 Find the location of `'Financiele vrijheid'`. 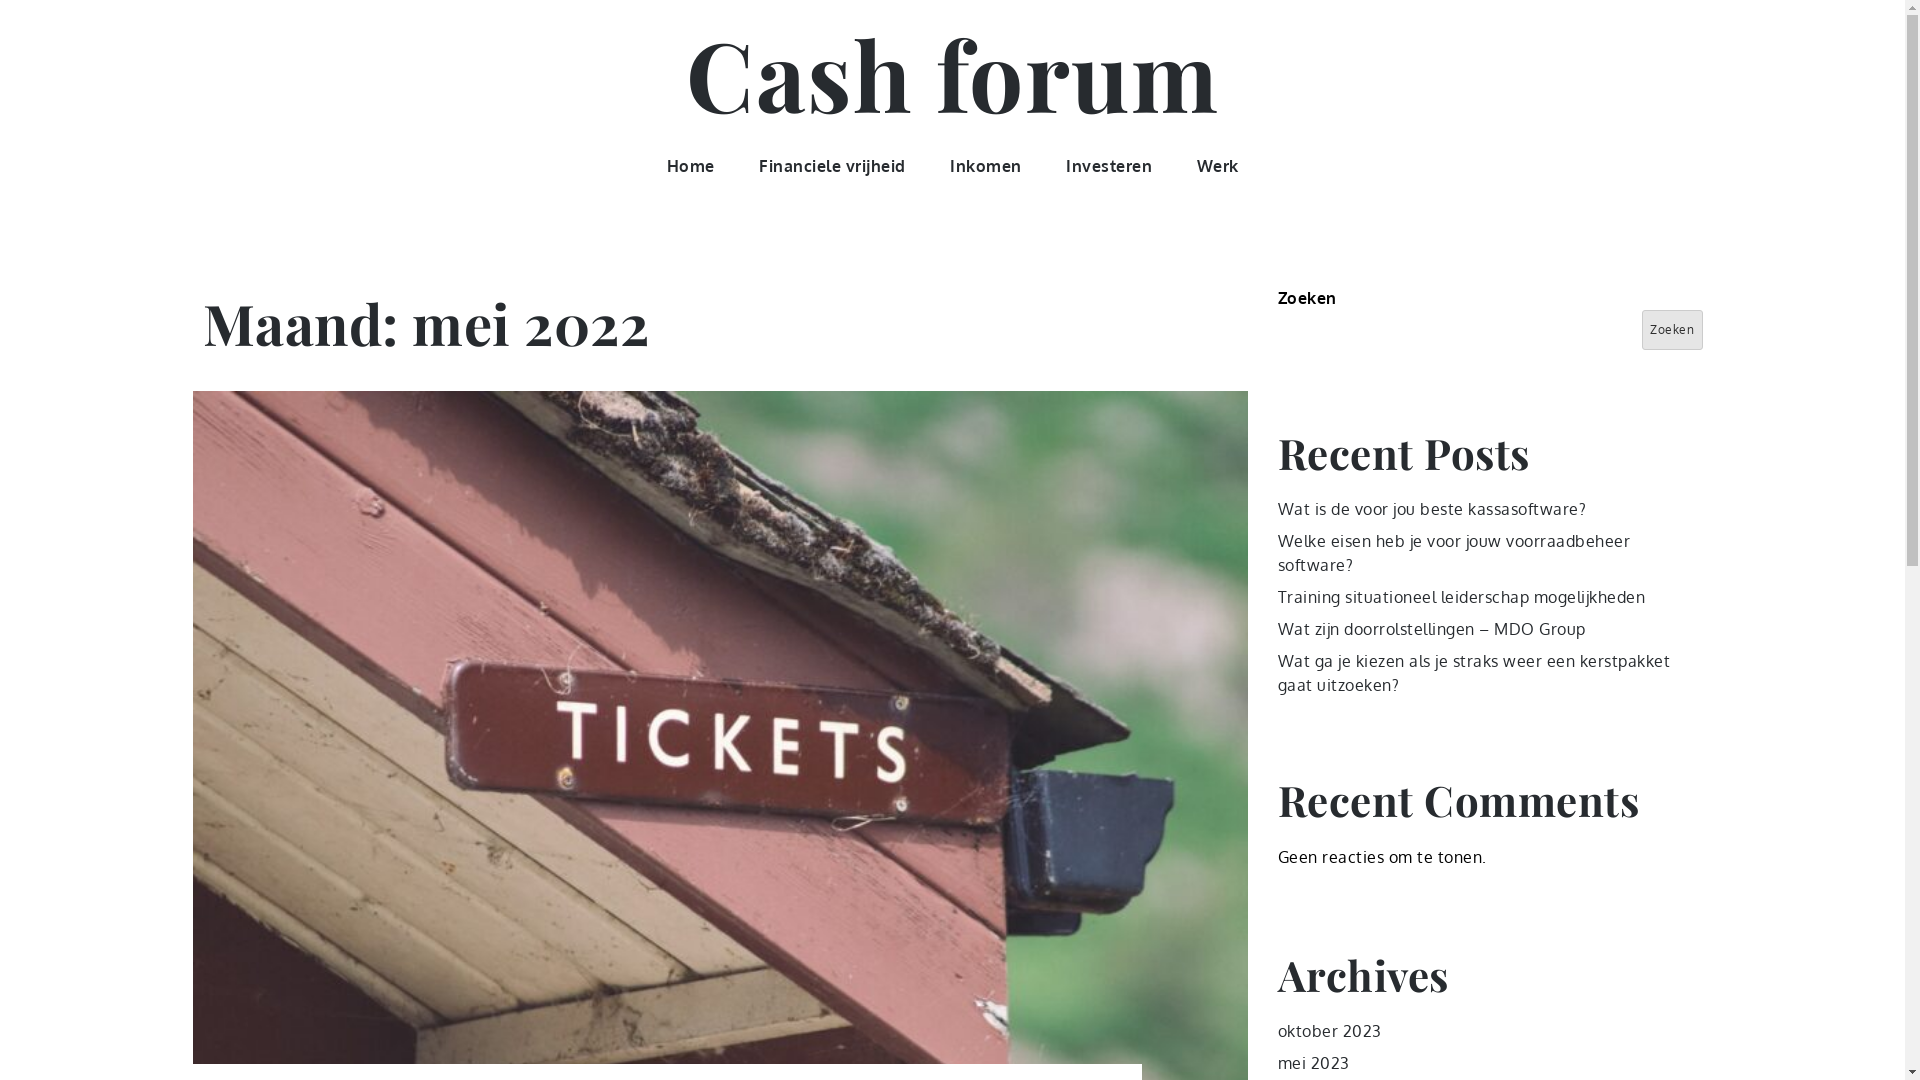

'Financiele vrijheid' is located at coordinates (832, 164).